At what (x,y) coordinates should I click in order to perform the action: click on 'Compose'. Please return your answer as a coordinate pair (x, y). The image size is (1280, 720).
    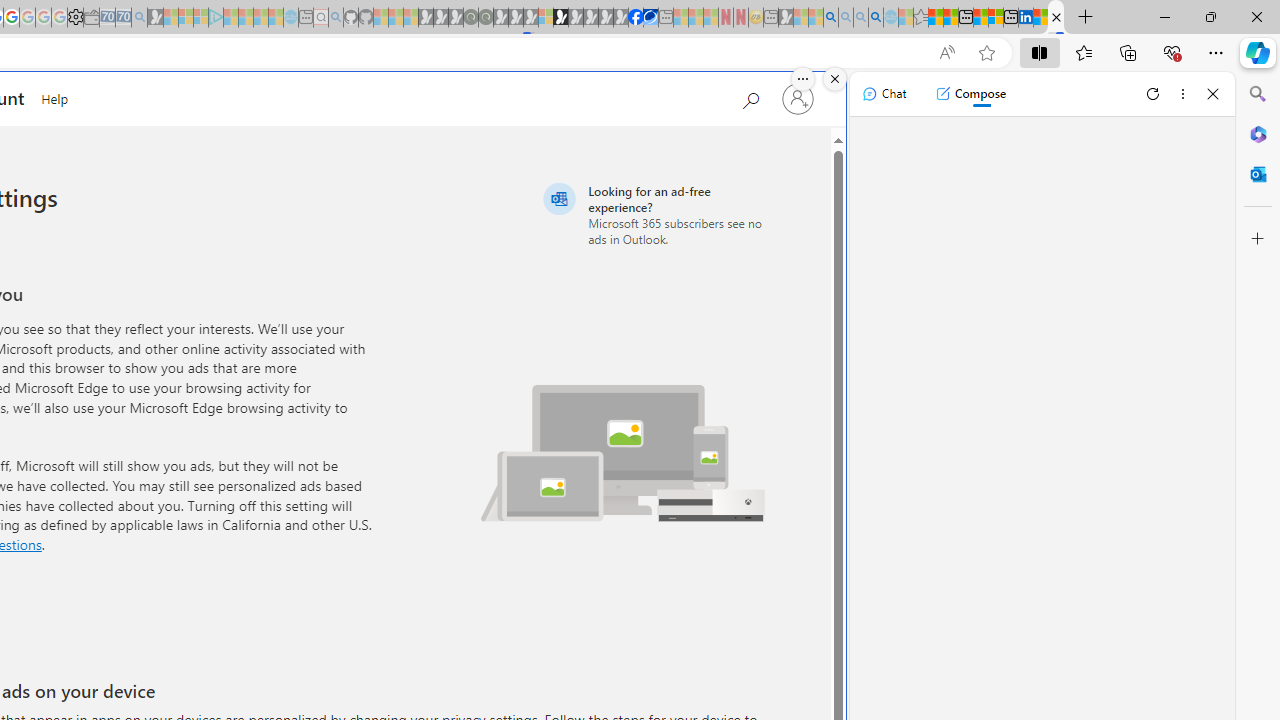
    Looking at the image, I should click on (970, 93).